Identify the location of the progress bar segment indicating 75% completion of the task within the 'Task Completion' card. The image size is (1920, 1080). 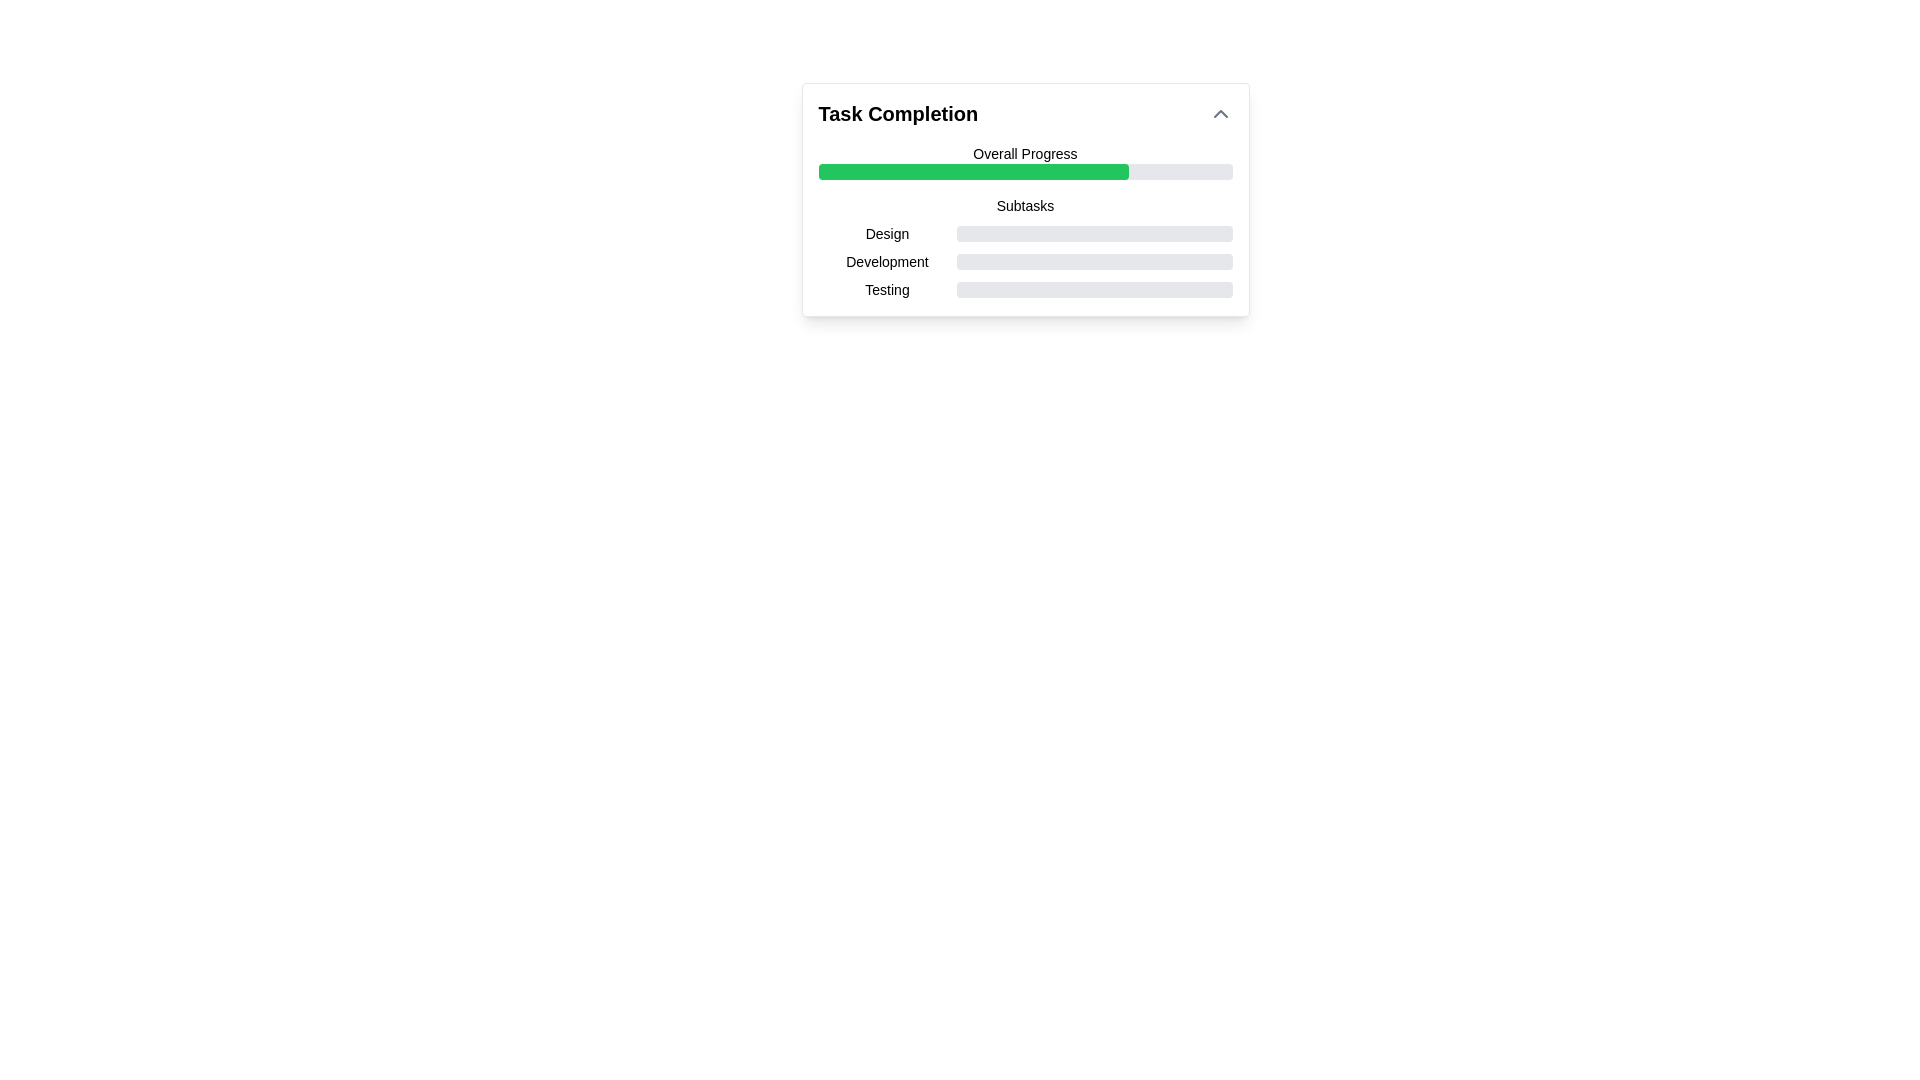
(973, 171).